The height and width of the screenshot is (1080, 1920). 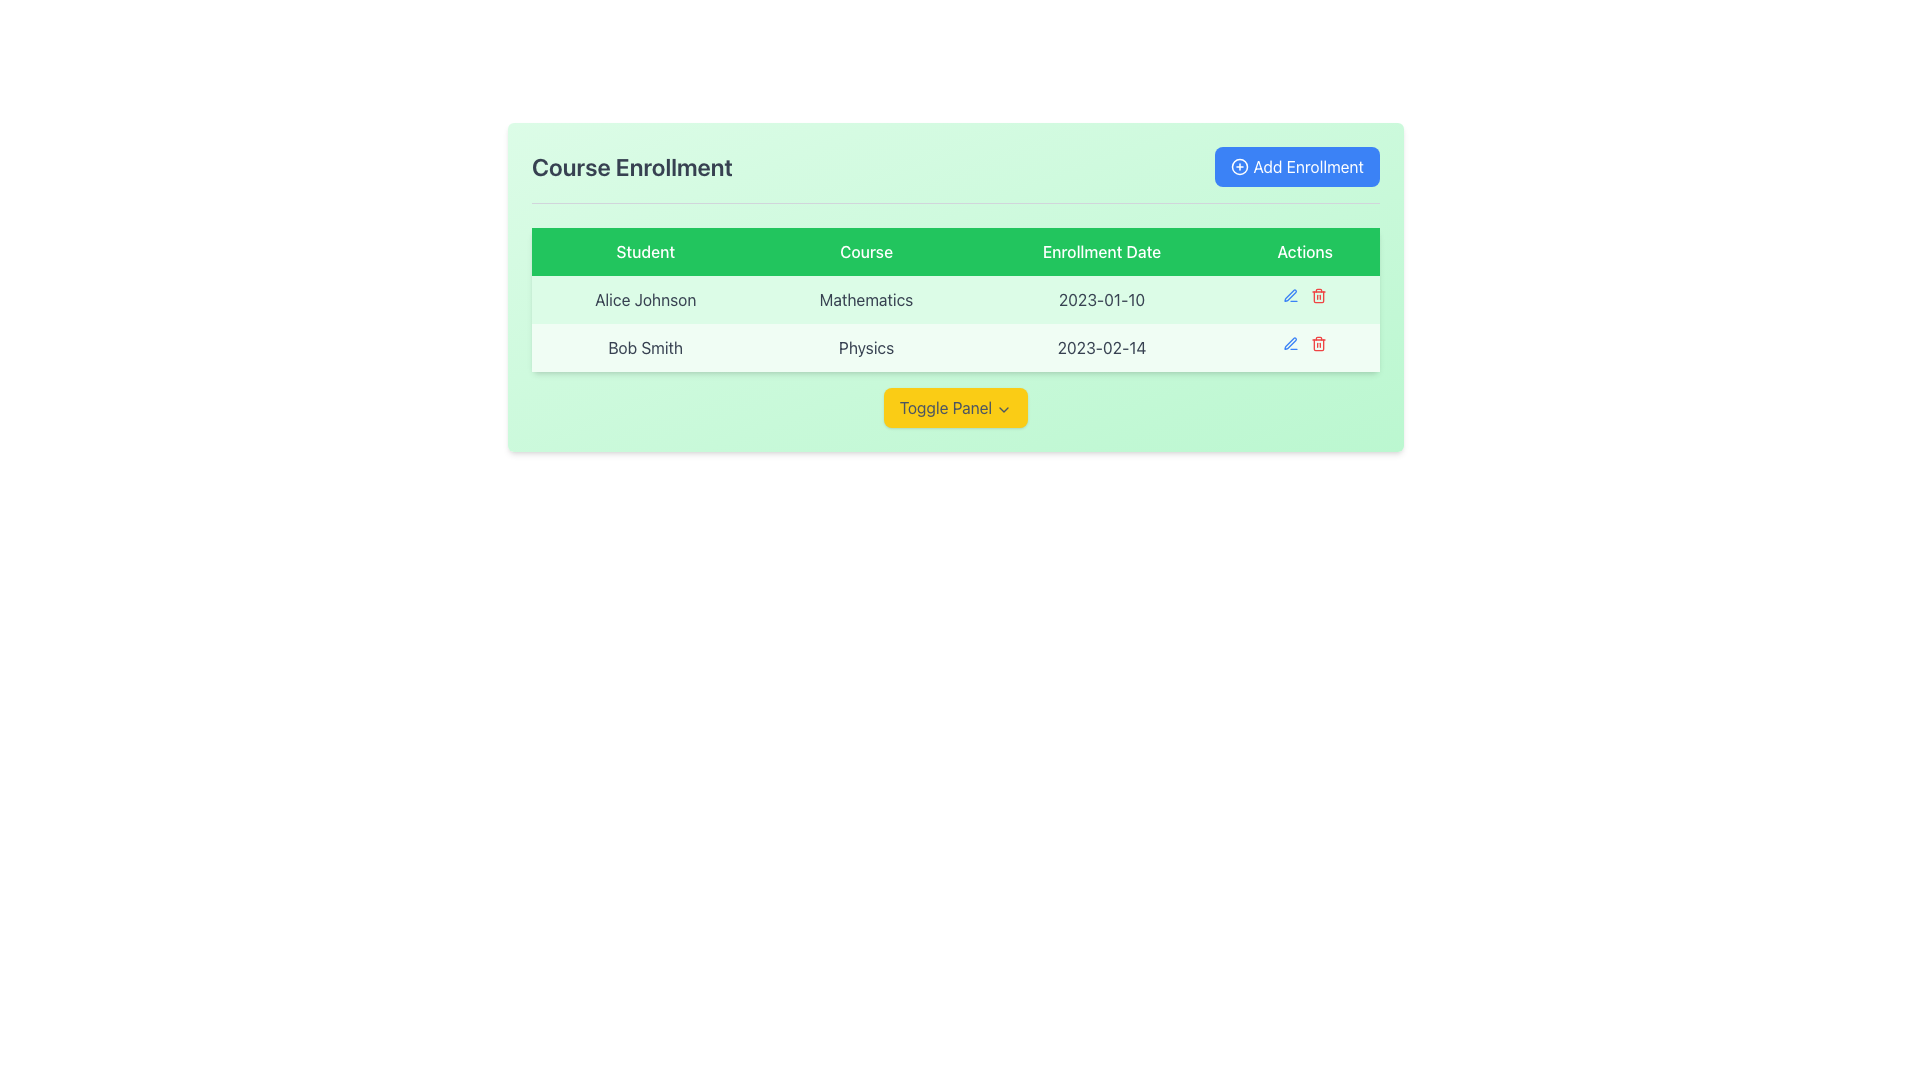 I want to click on the Table Header Cell labeled 'Student' with a green background and white text, located in the first column of the header row of the data table, so click(x=645, y=250).